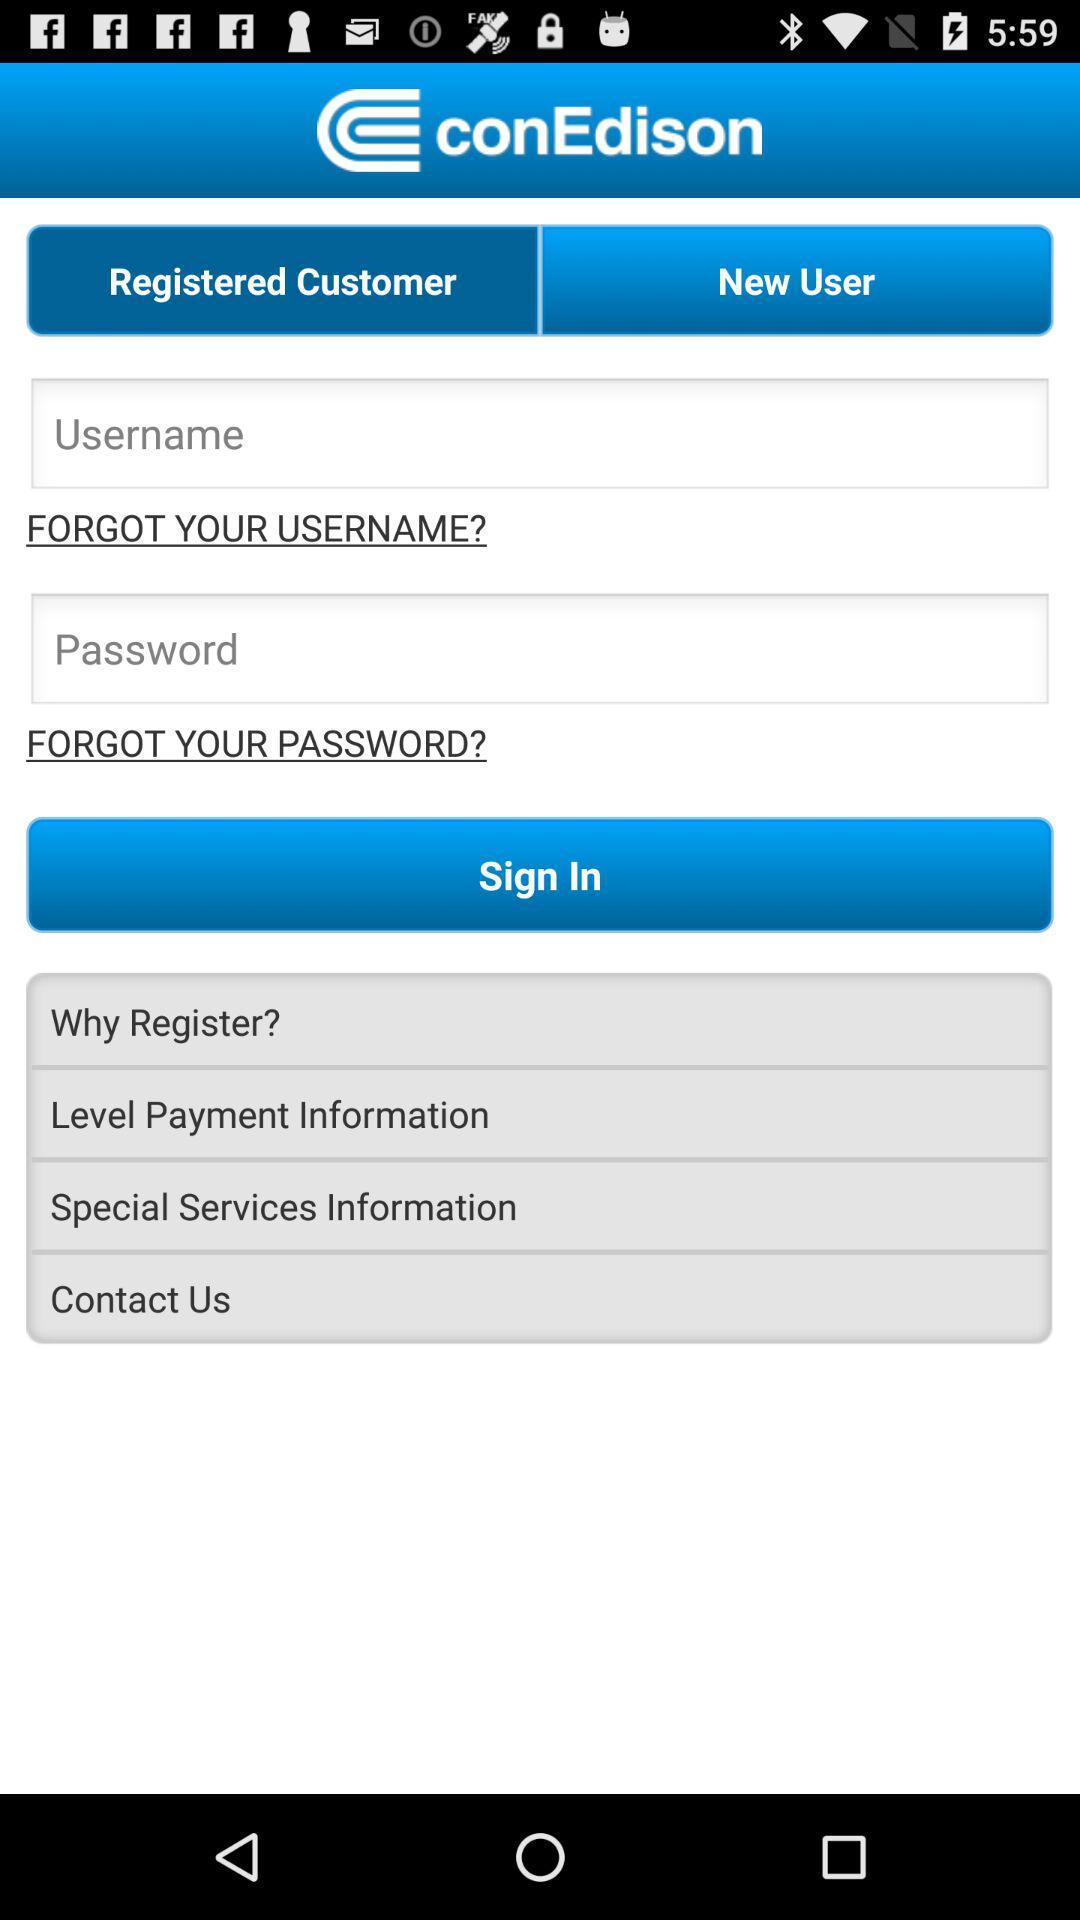 The width and height of the screenshot is (1080, 1920). Describe the element at coordinates (795, 279) in the screenshot. I see `the new user at the top right corner` at that location.